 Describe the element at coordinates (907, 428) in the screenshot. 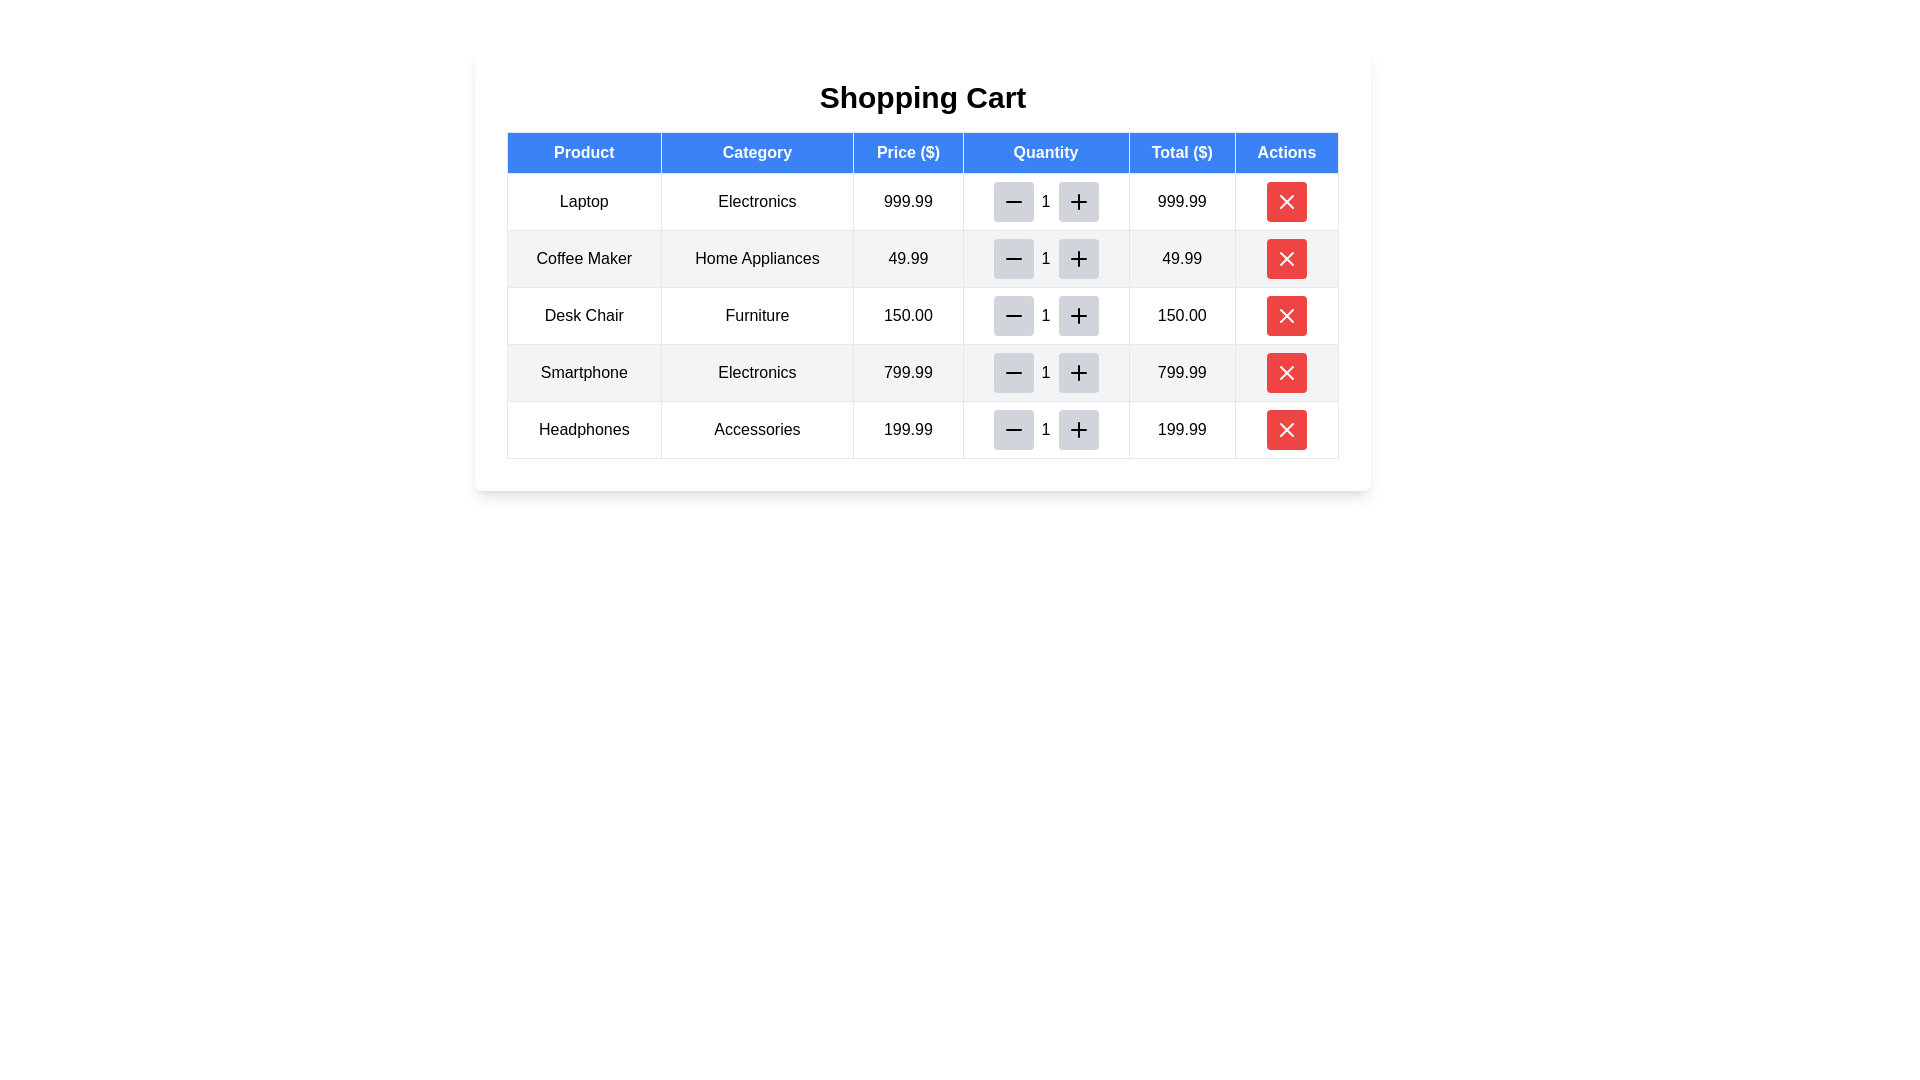

I see `the static text display showing the price '199.99' for the 'Headphones' in the 'Accessories' category` at that location.